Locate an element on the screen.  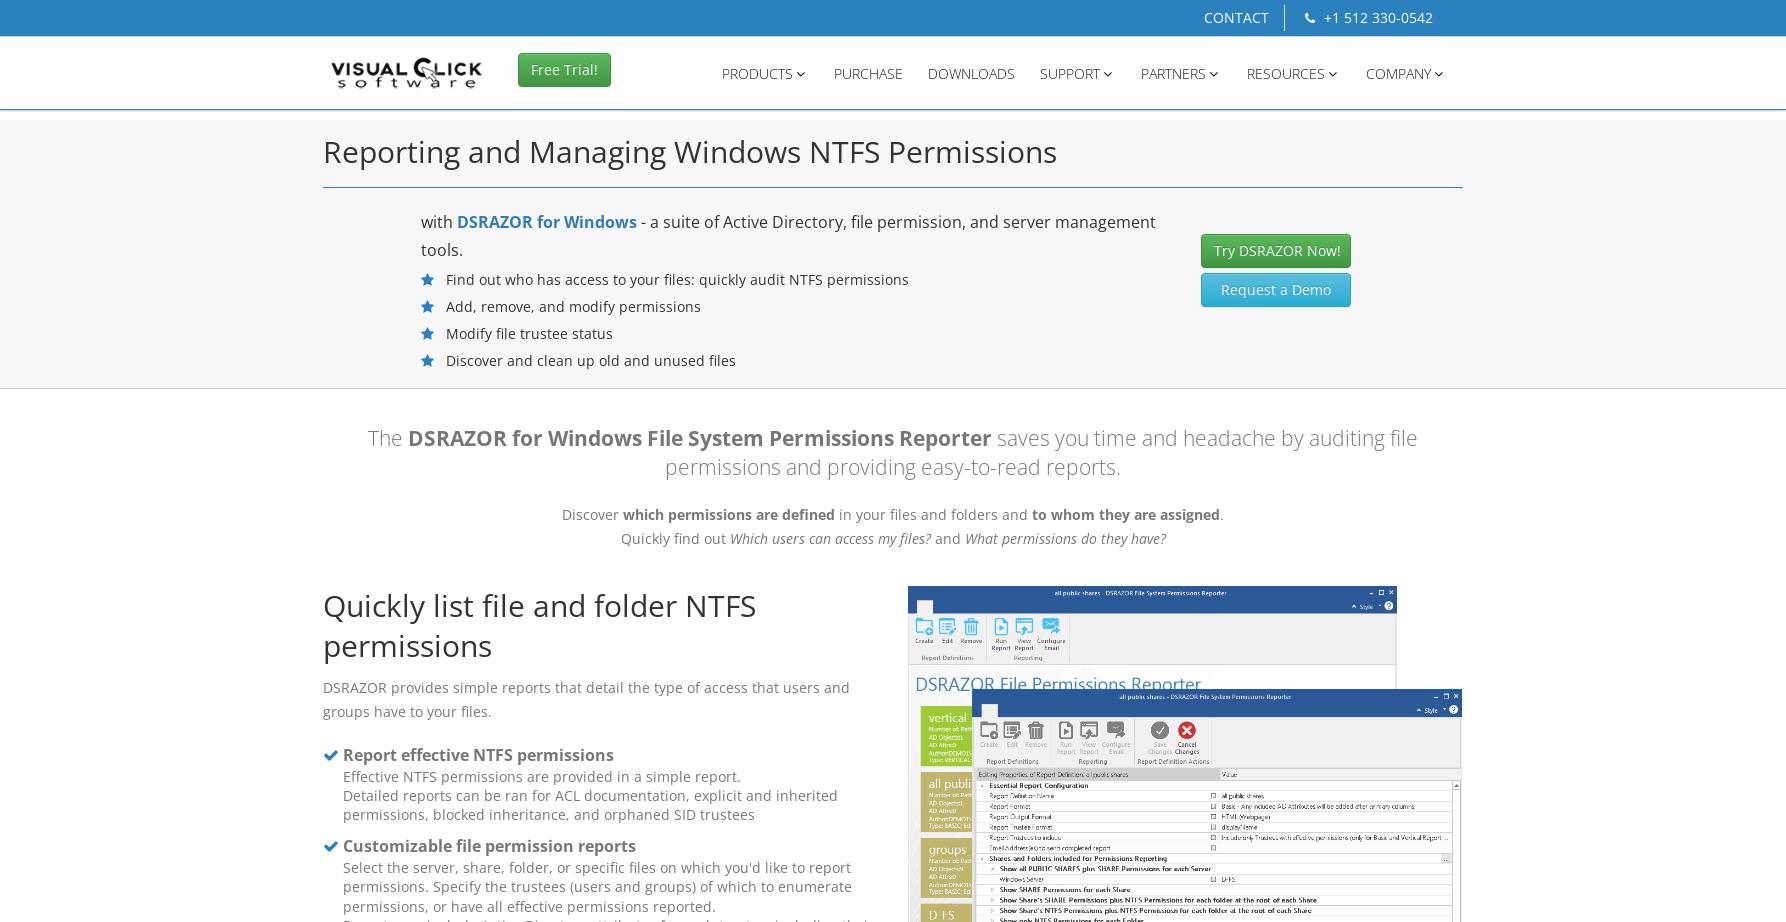
'.' is located at coordinates (1220, 513).